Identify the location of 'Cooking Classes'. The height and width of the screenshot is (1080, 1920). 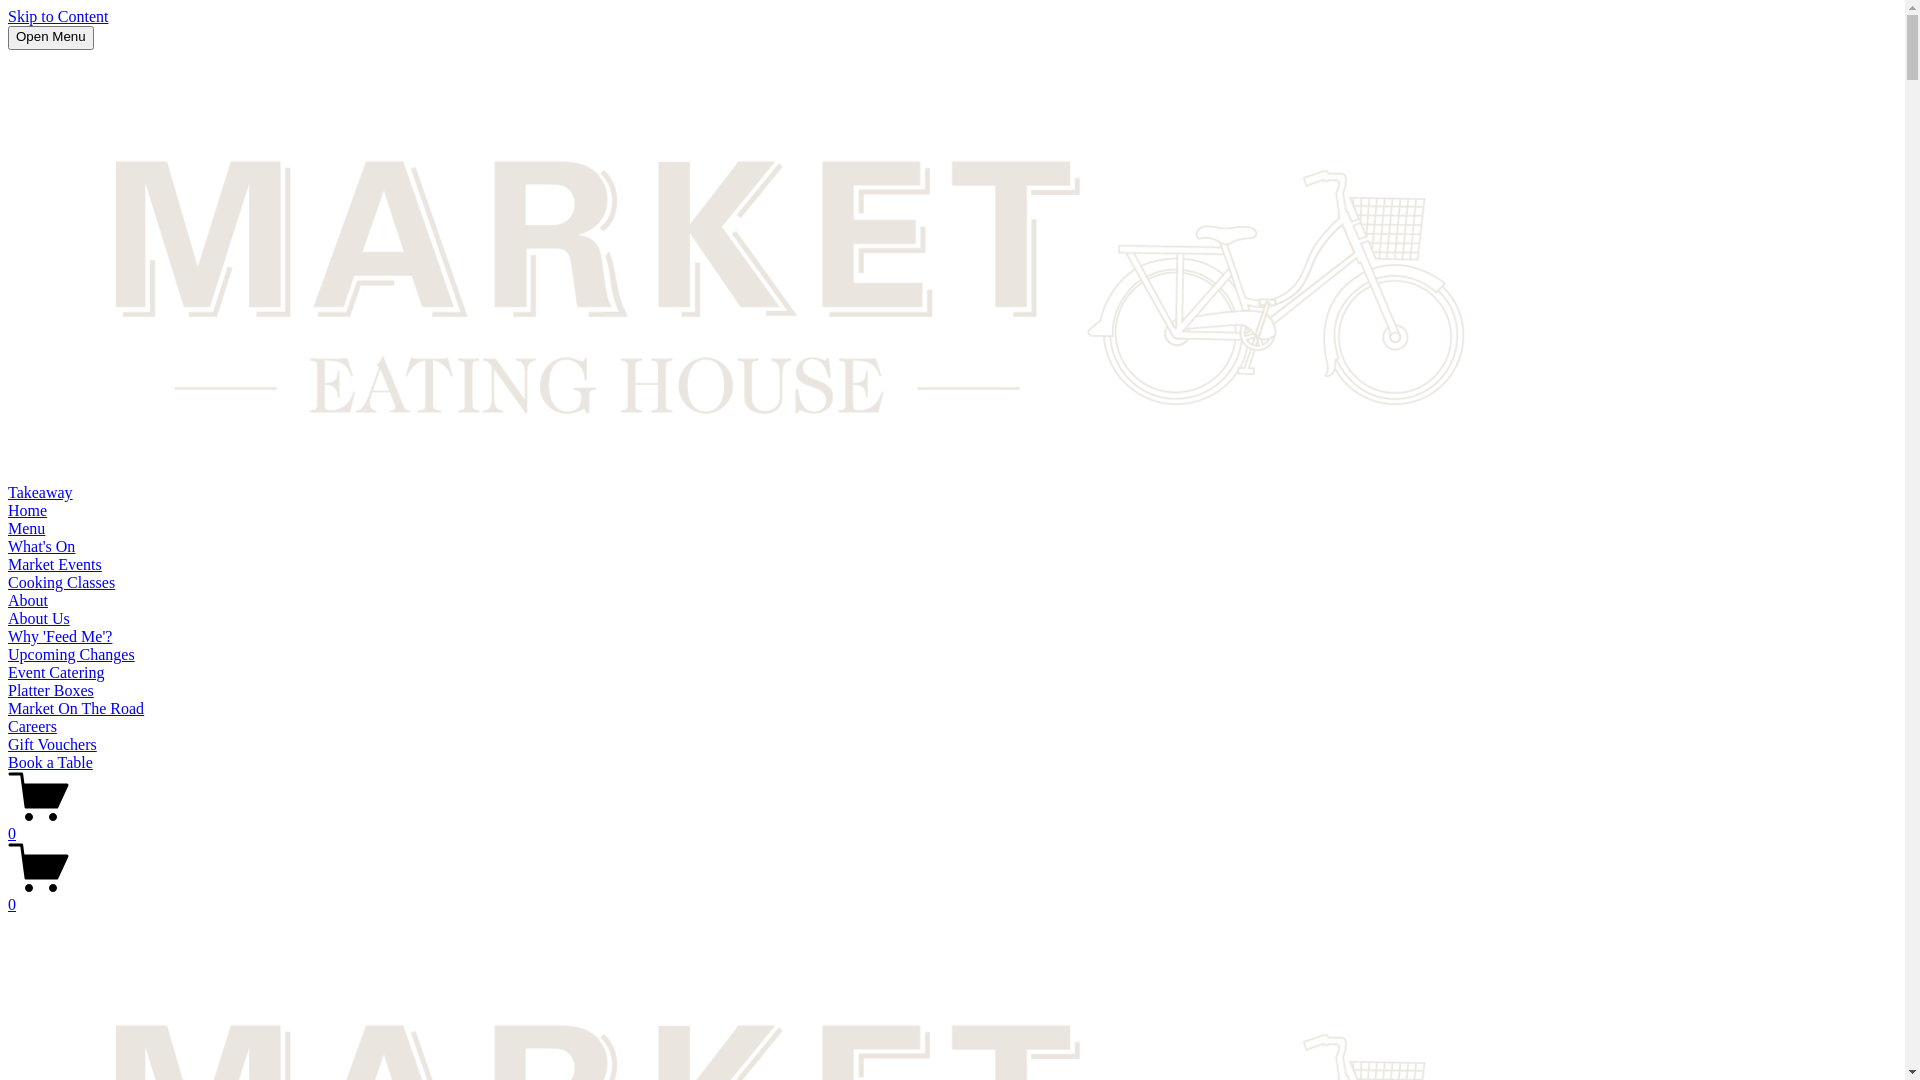
(61, 582).